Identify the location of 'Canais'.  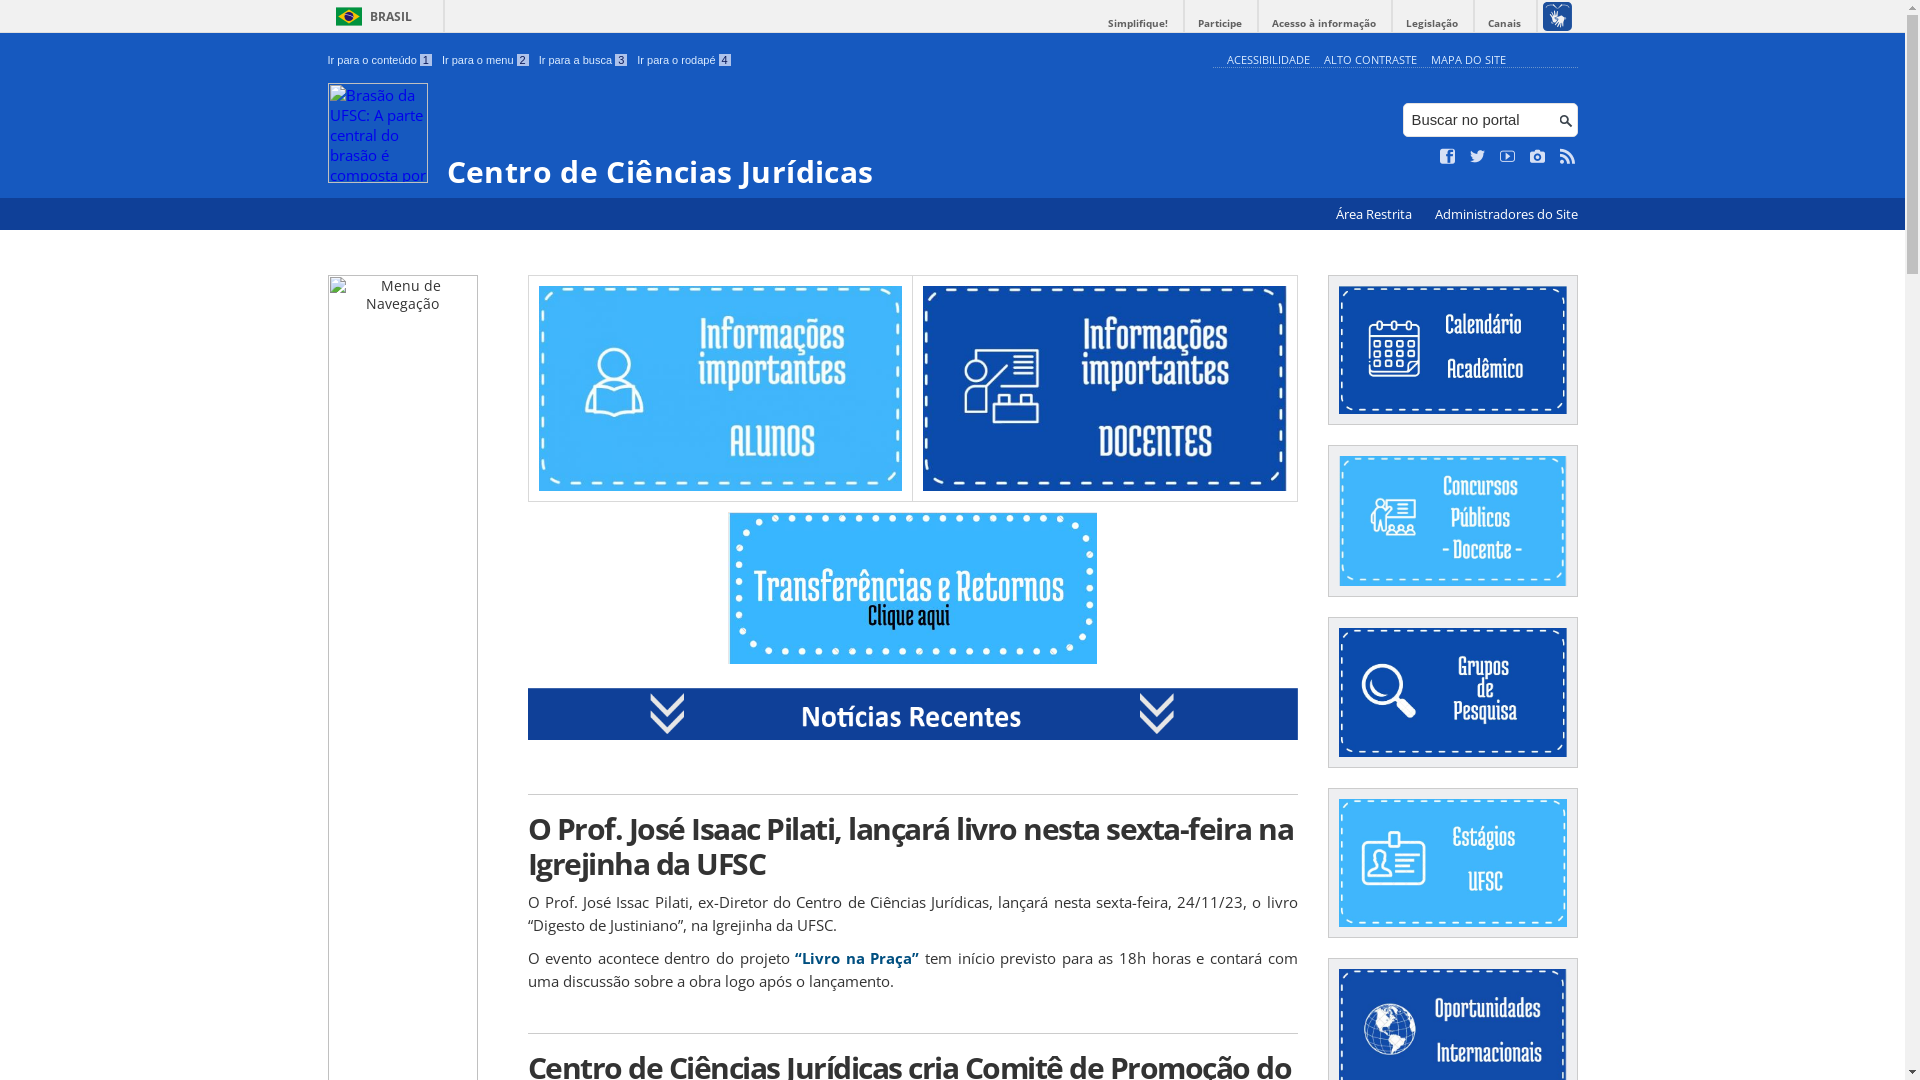
(1504, 23).